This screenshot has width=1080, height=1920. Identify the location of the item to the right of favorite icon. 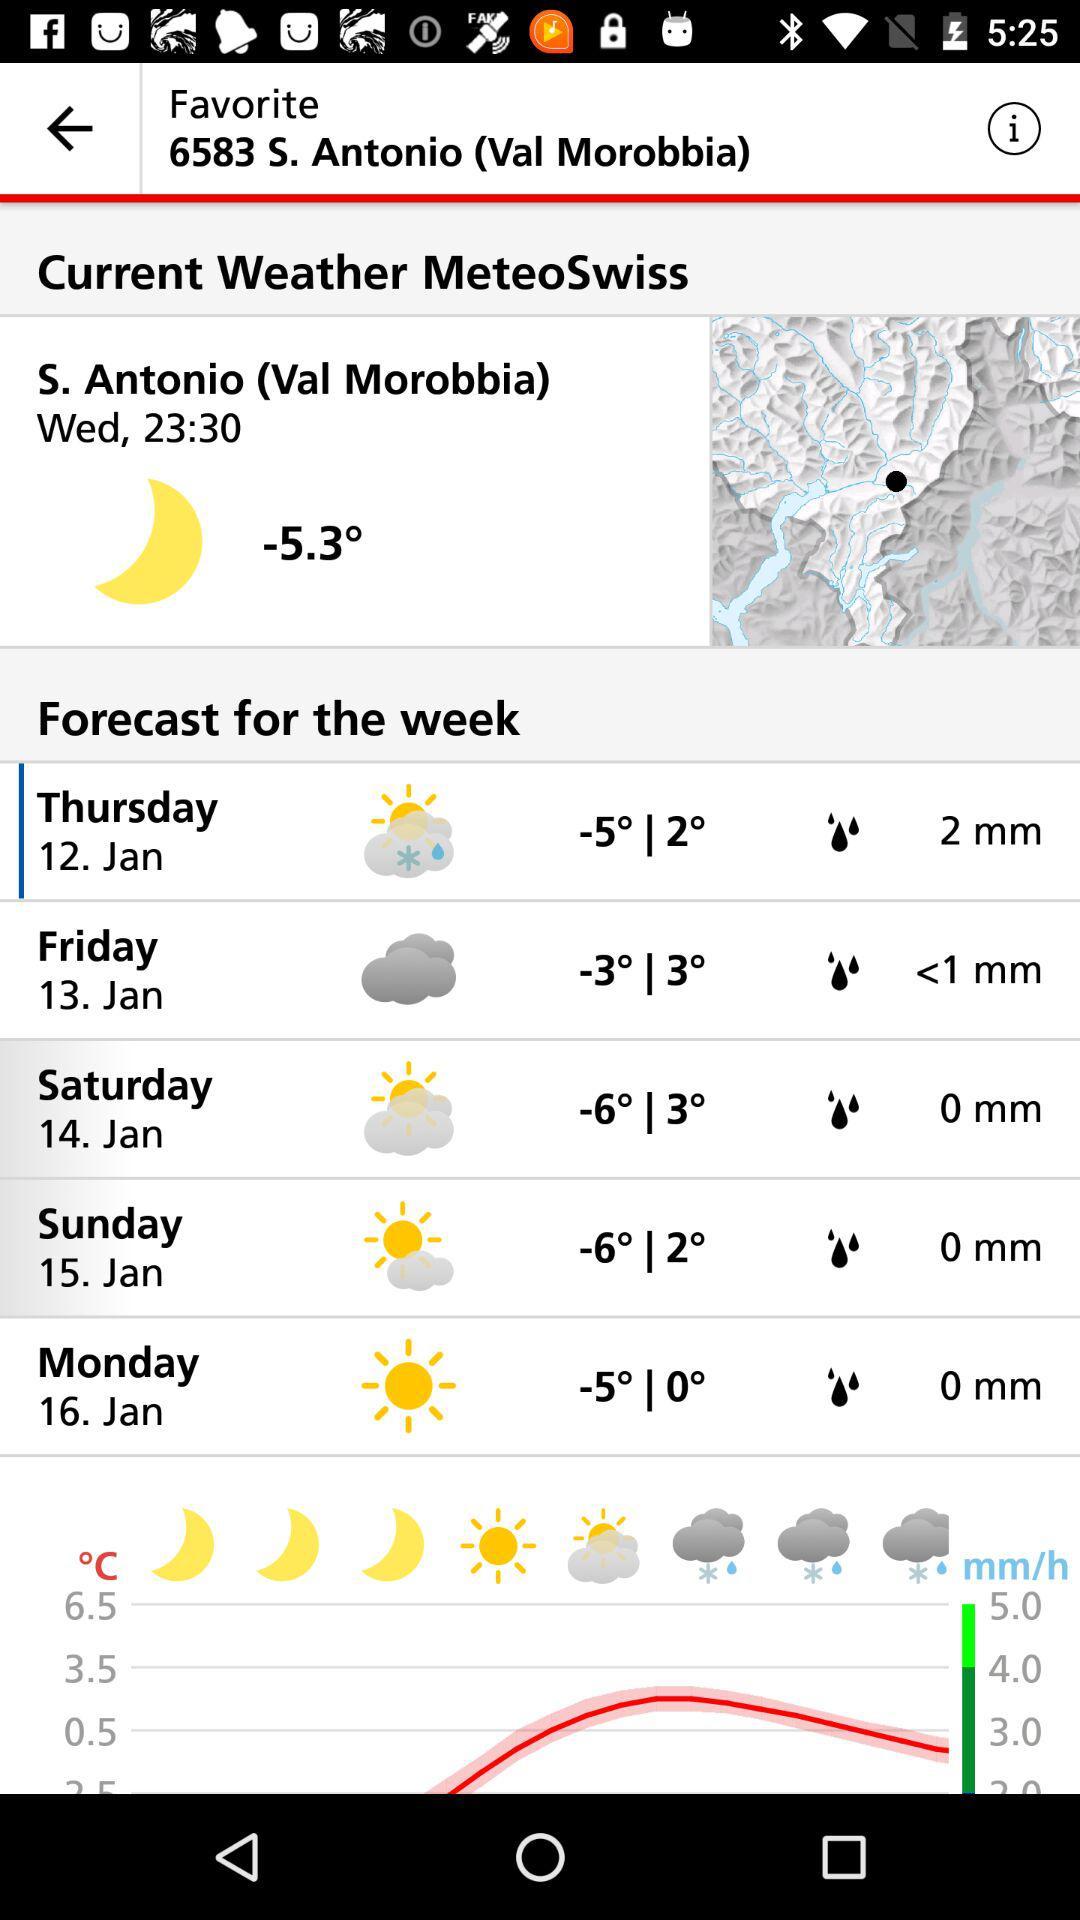
(1014, 127).